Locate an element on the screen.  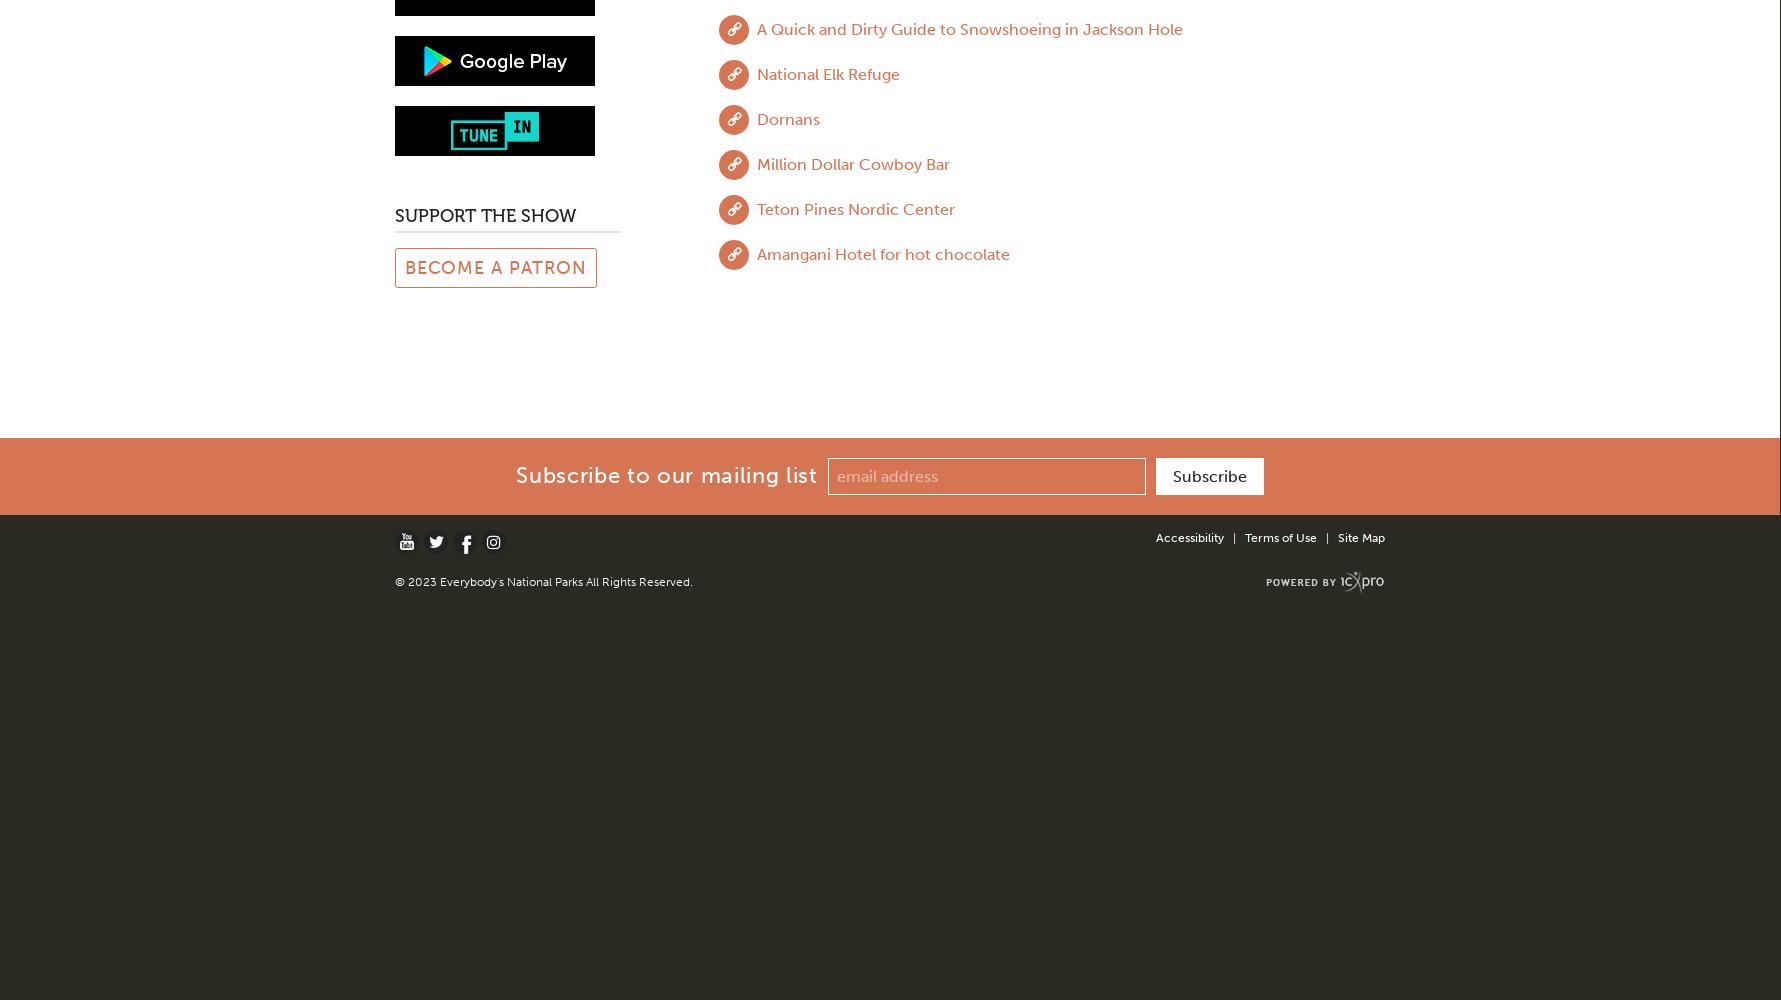
'June 2018' is located at coordinates (401, 201).